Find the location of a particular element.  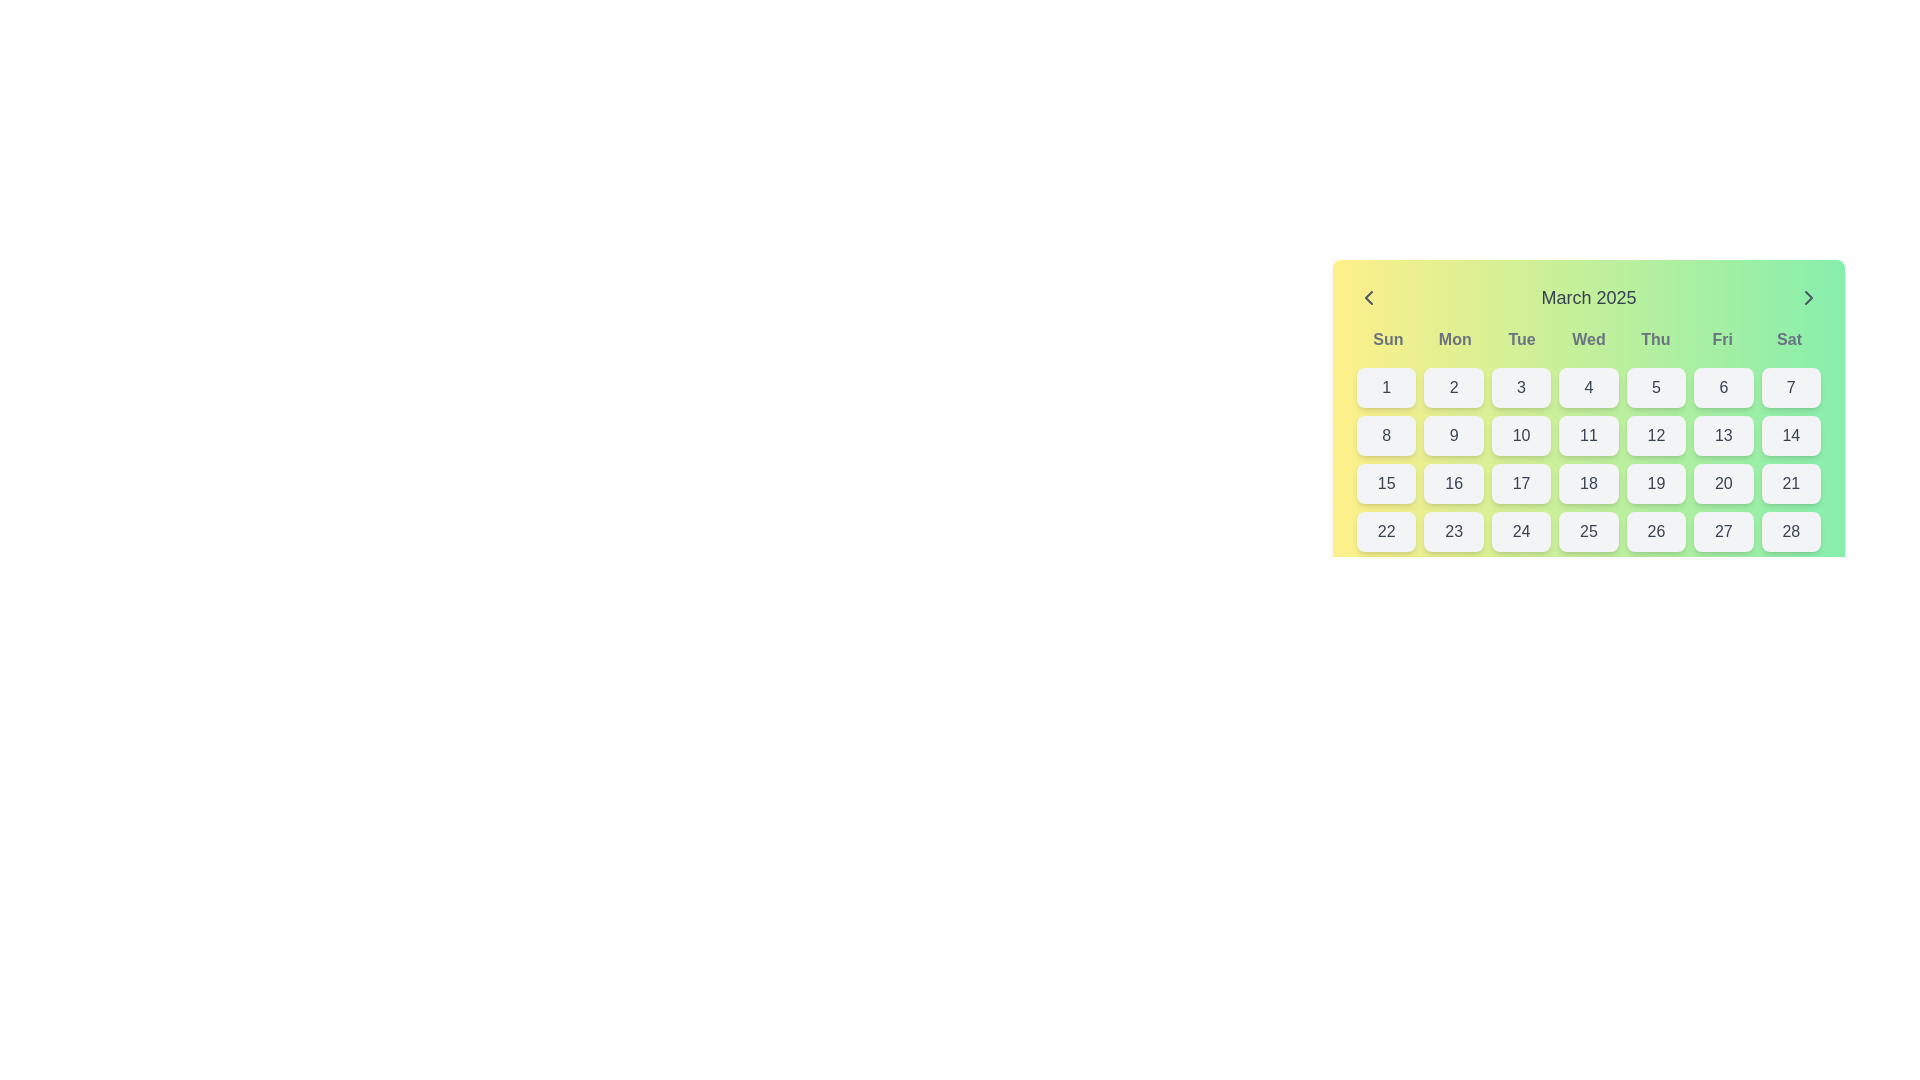

the selectable date button representing the 8th of the month in the calendar interface is located at coordinates (1385, 434).